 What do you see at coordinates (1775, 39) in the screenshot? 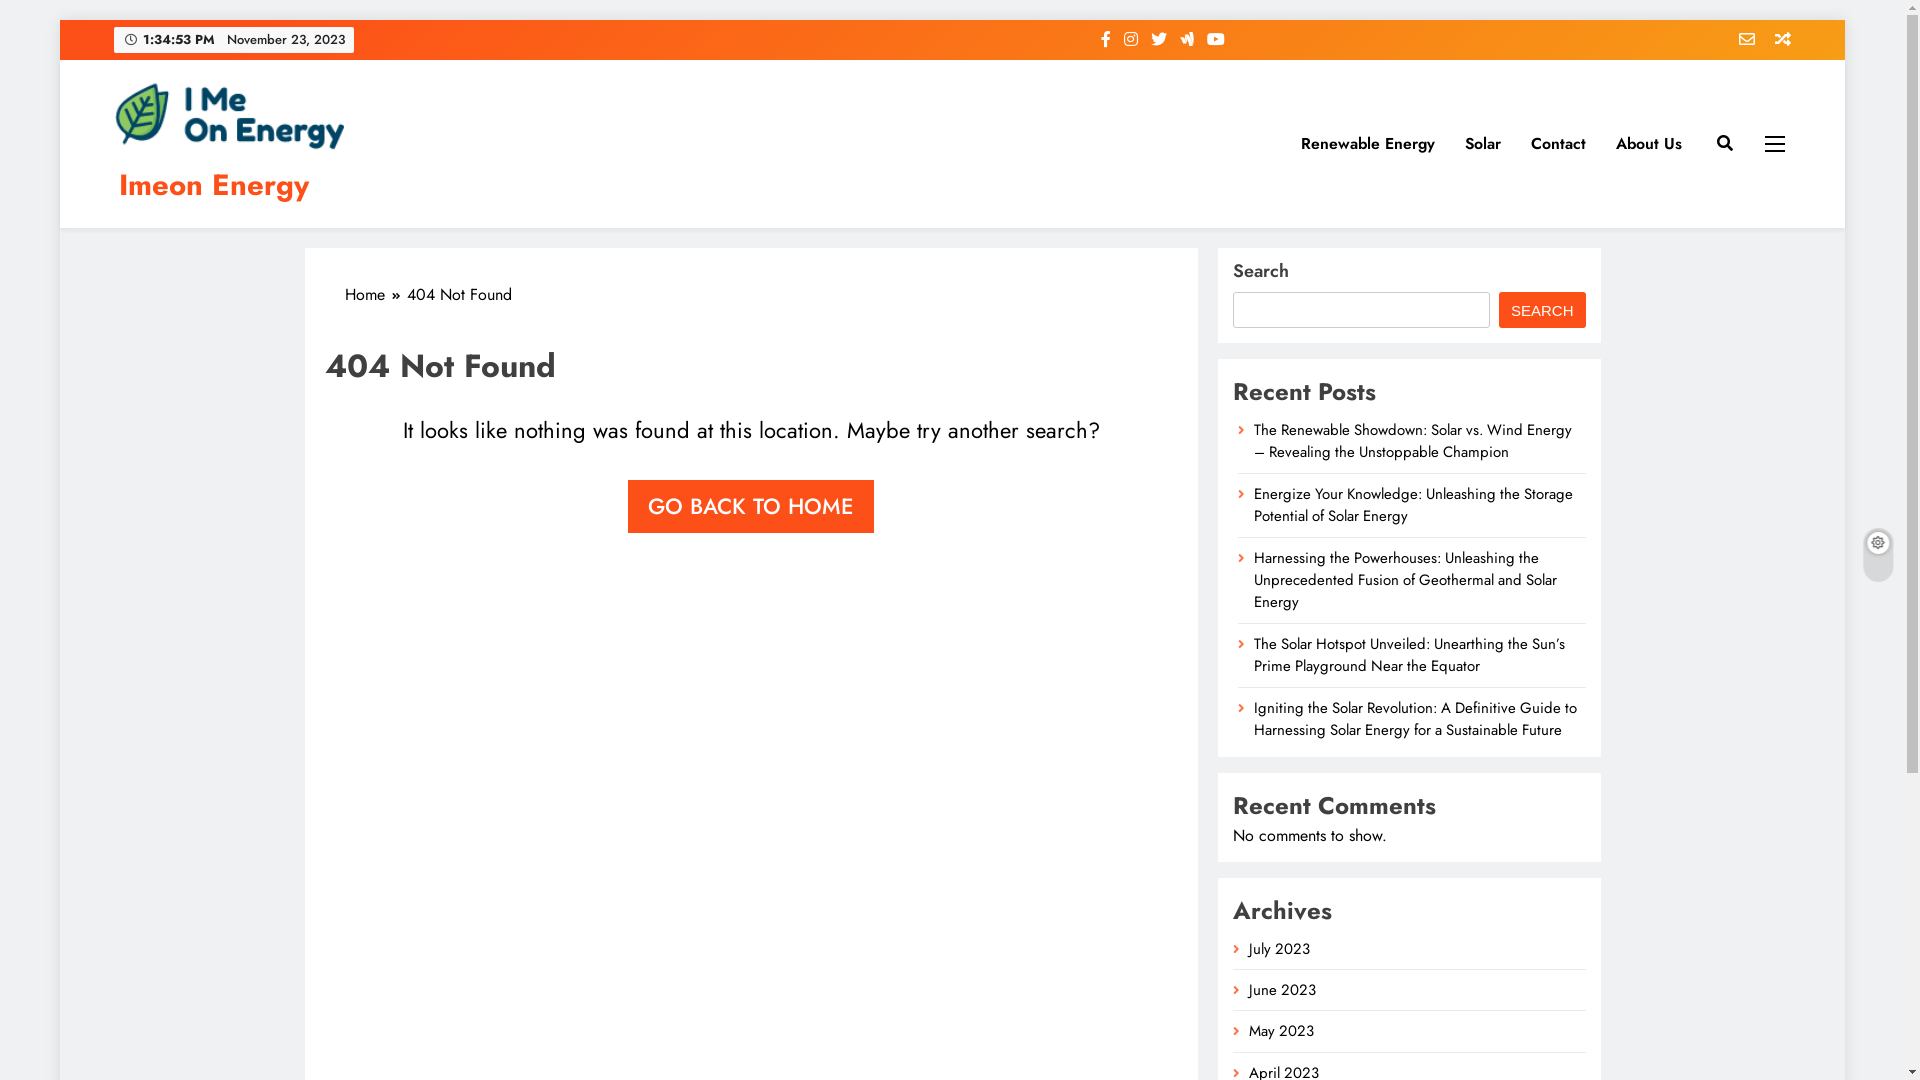
I see `'Random News'` at bounding box center [1775, 39].